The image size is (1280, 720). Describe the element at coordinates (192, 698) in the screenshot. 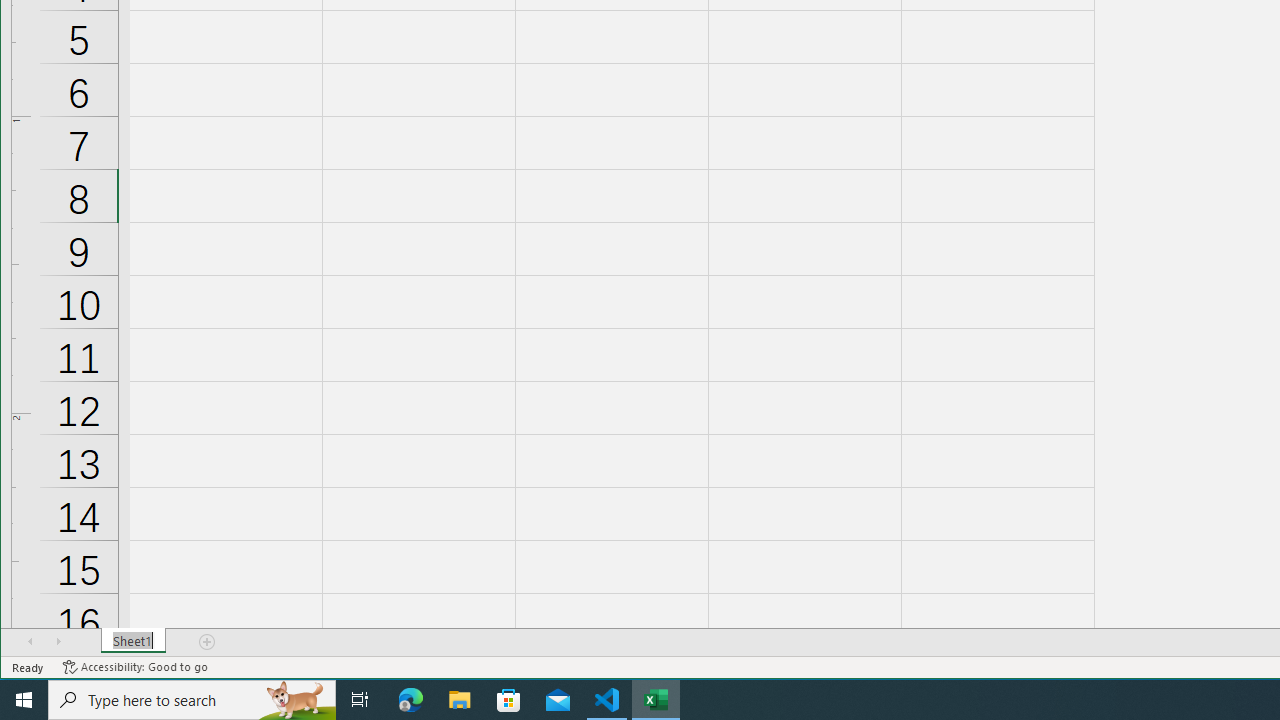

I see `'Type here to search'` at that location.